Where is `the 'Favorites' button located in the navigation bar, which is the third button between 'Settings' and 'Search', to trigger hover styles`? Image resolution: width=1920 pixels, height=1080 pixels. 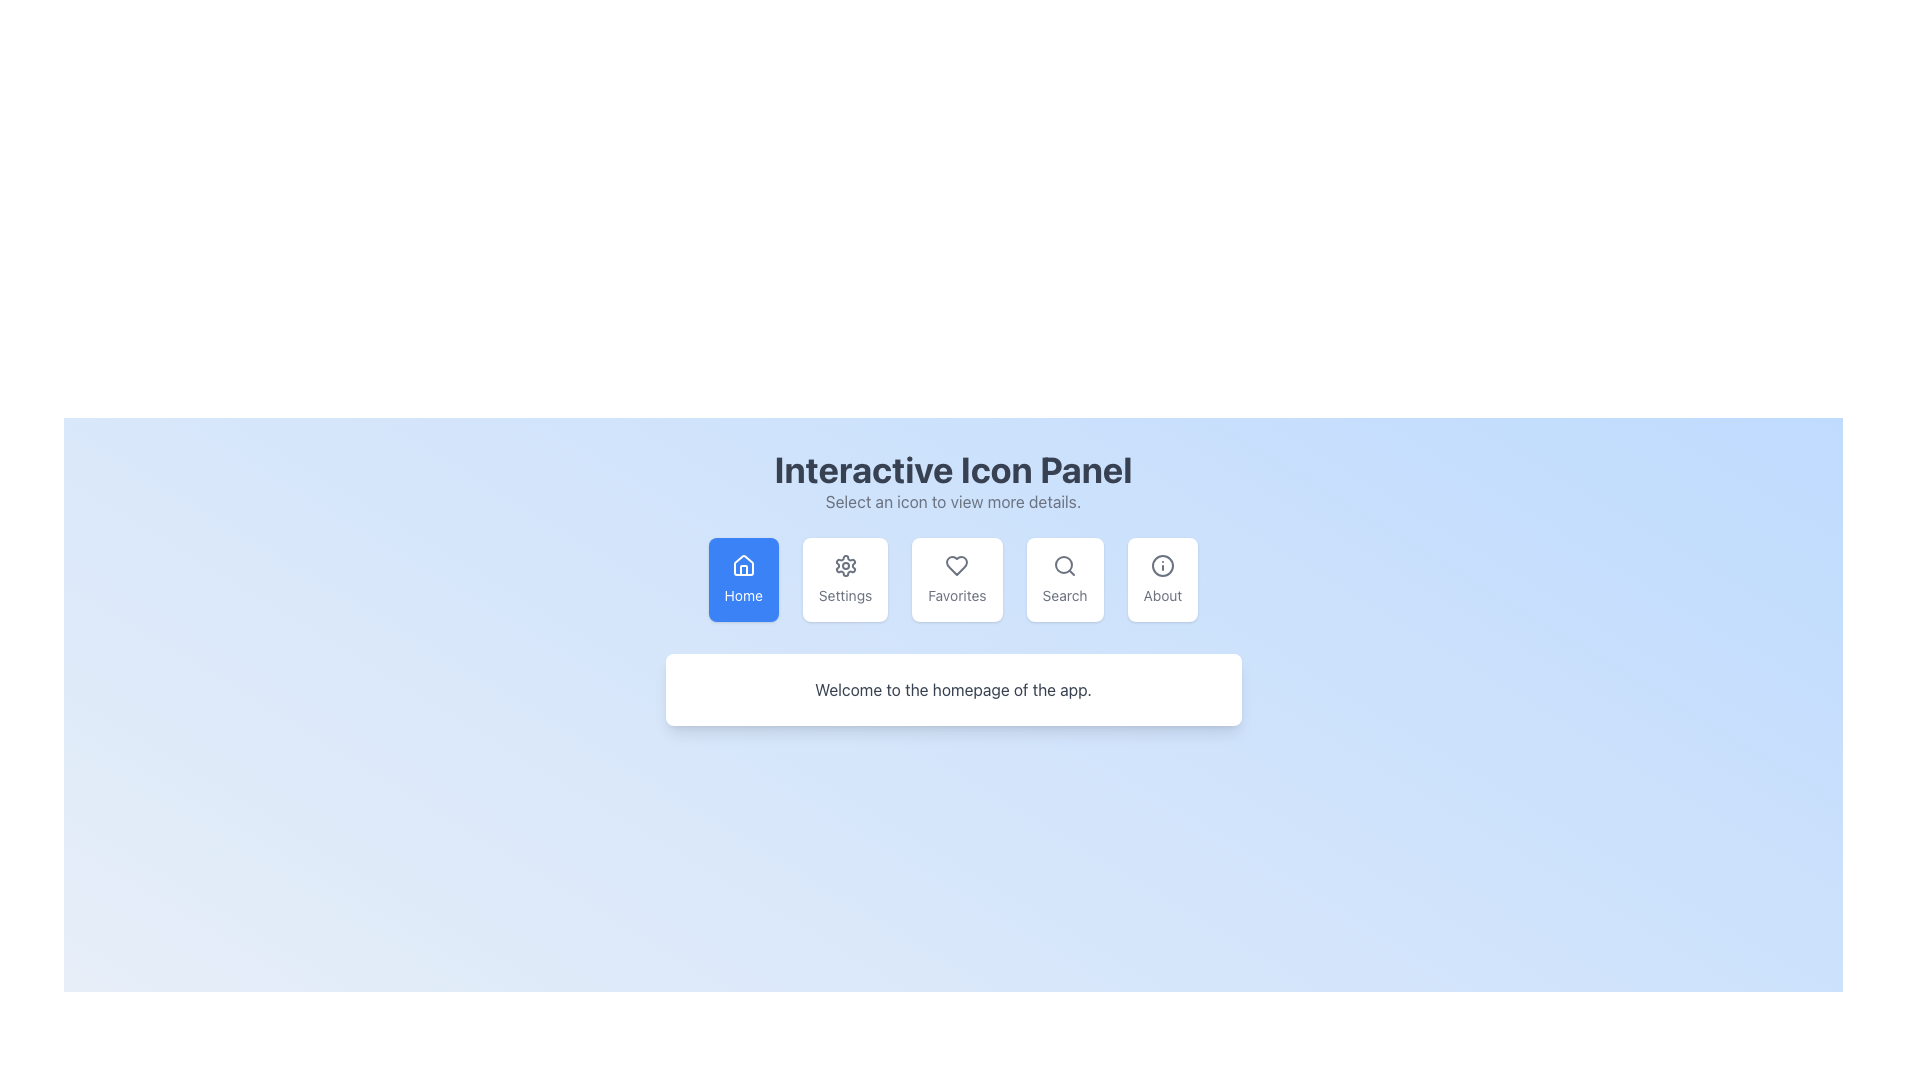
the 'Favorites' button located in the navigation bar, which is the third button between 'Settings' and 'Search', to trigger hover styles is located at coordinates (956, 579).